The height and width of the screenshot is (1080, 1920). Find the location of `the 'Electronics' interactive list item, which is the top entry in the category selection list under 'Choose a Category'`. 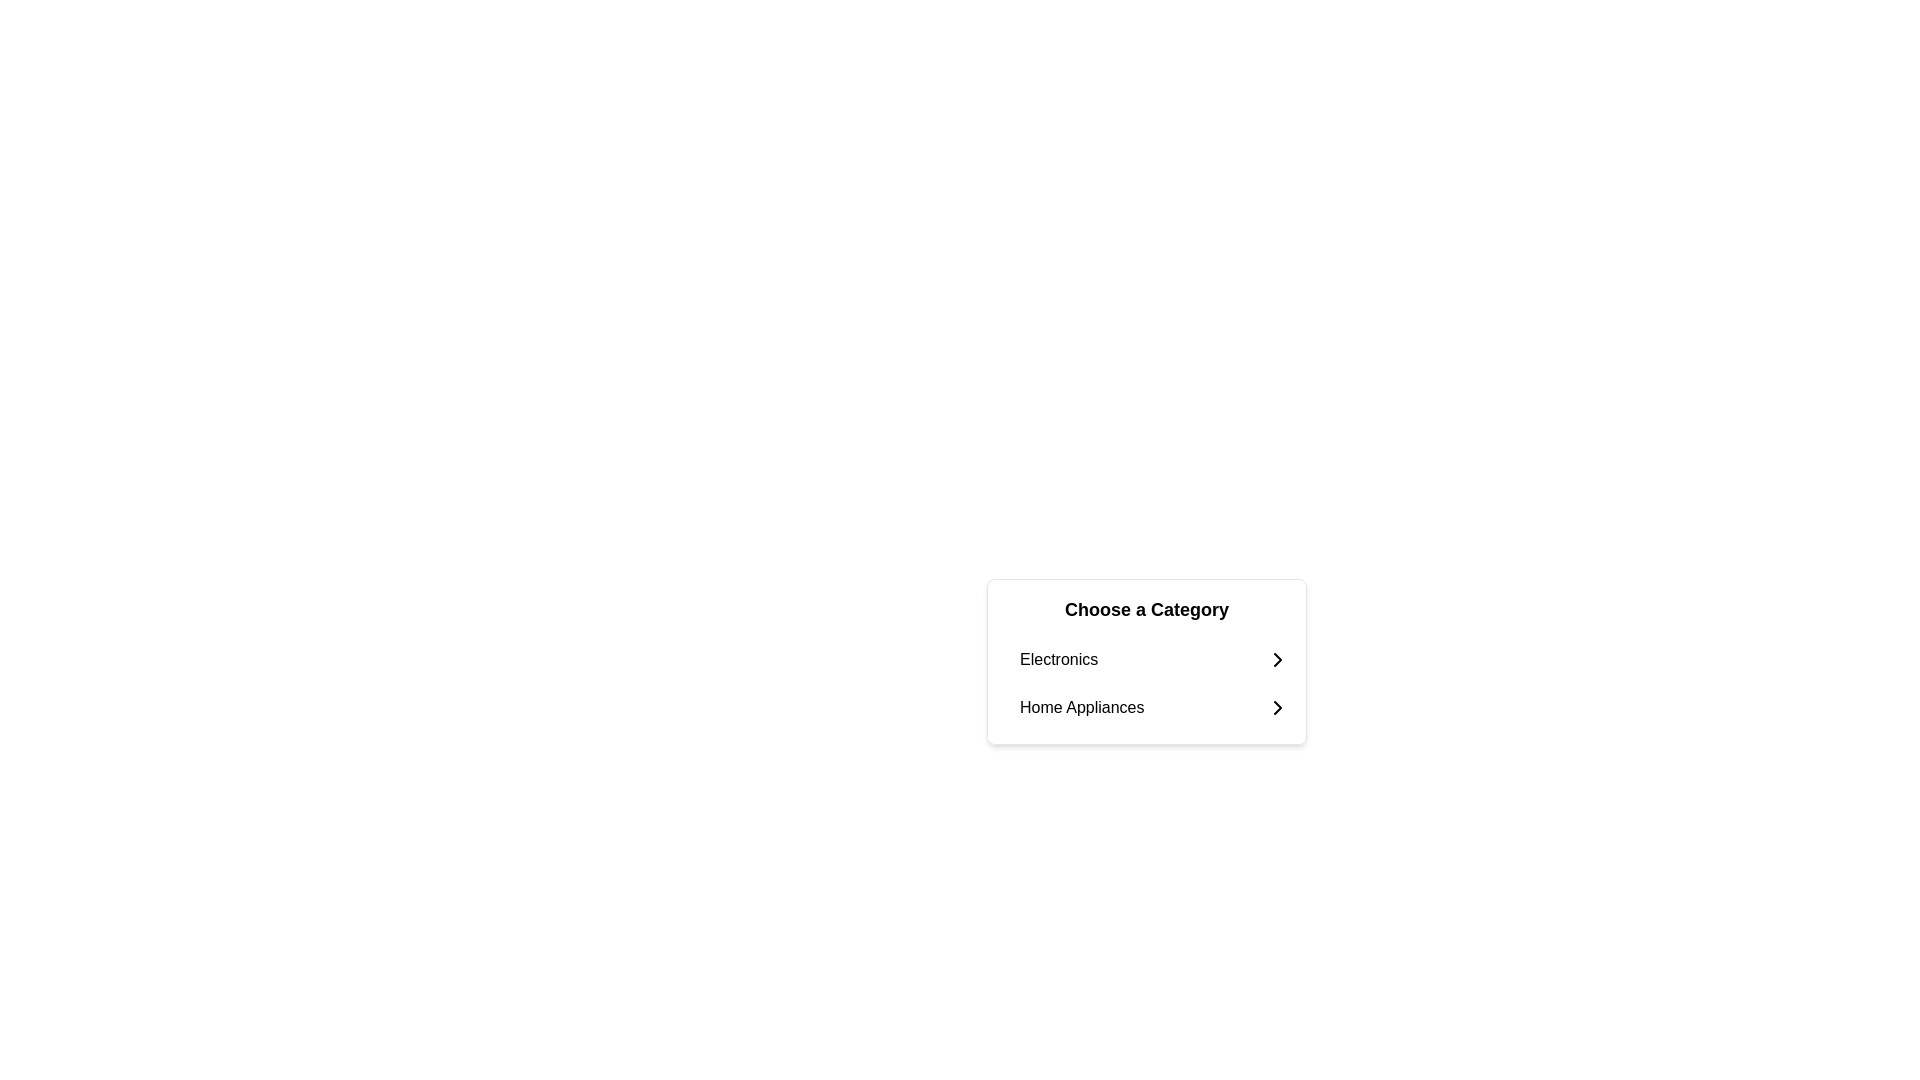

the 'Electronics' interactive list item, which is the top entry in the category selection list under 'Choose a Category' is located at coordinates (1155, 659).